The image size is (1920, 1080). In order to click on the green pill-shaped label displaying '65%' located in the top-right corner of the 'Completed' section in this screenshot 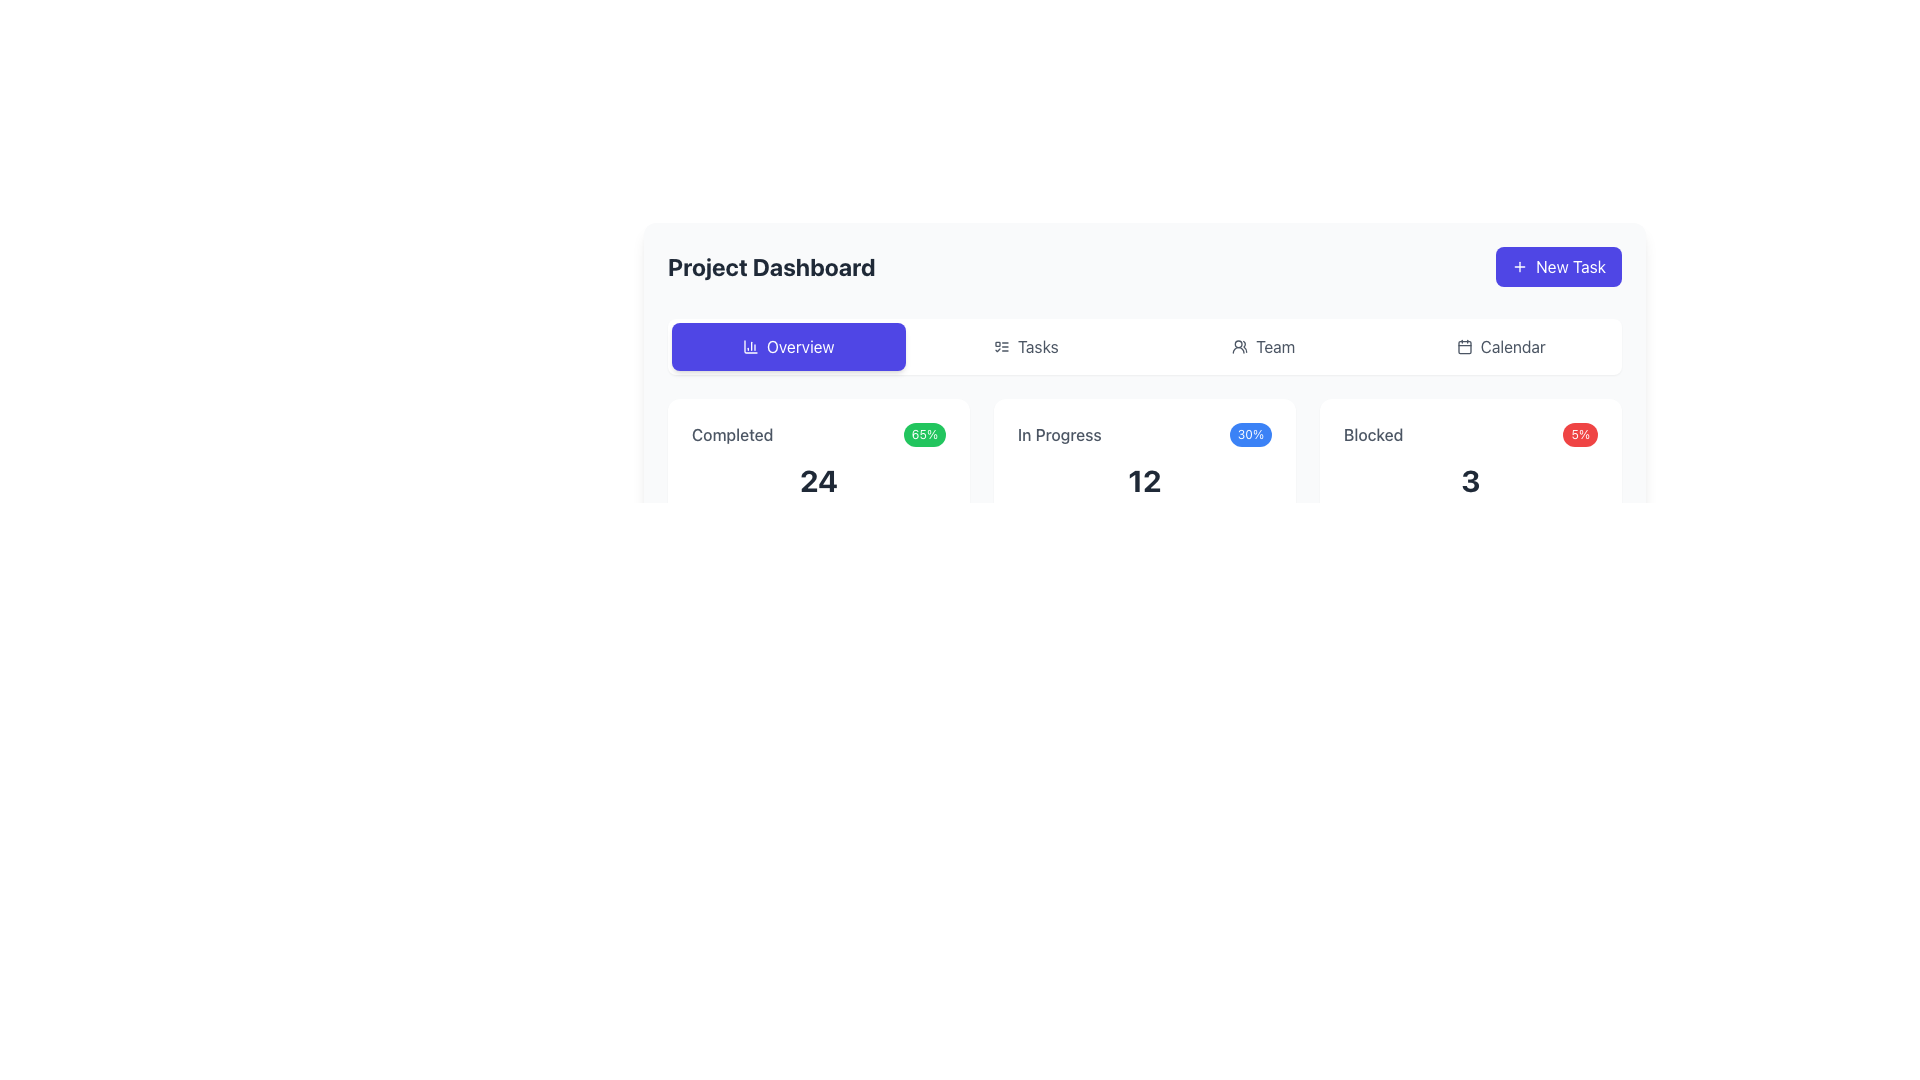, I will do `click(923, 434)`.